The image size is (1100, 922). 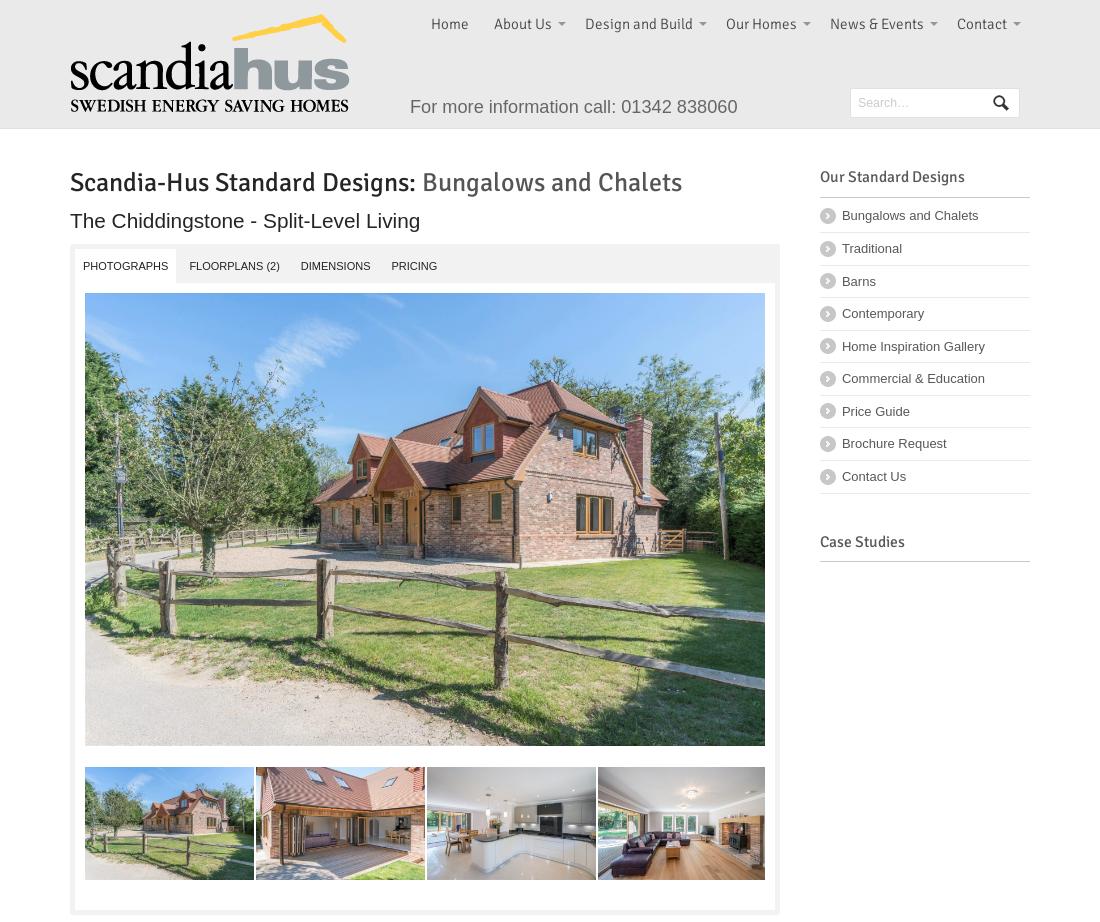 What do you see at coordinates (638, 23) in the screenshot?
I see `'Design and Build'` at bounding box center [638, 23].